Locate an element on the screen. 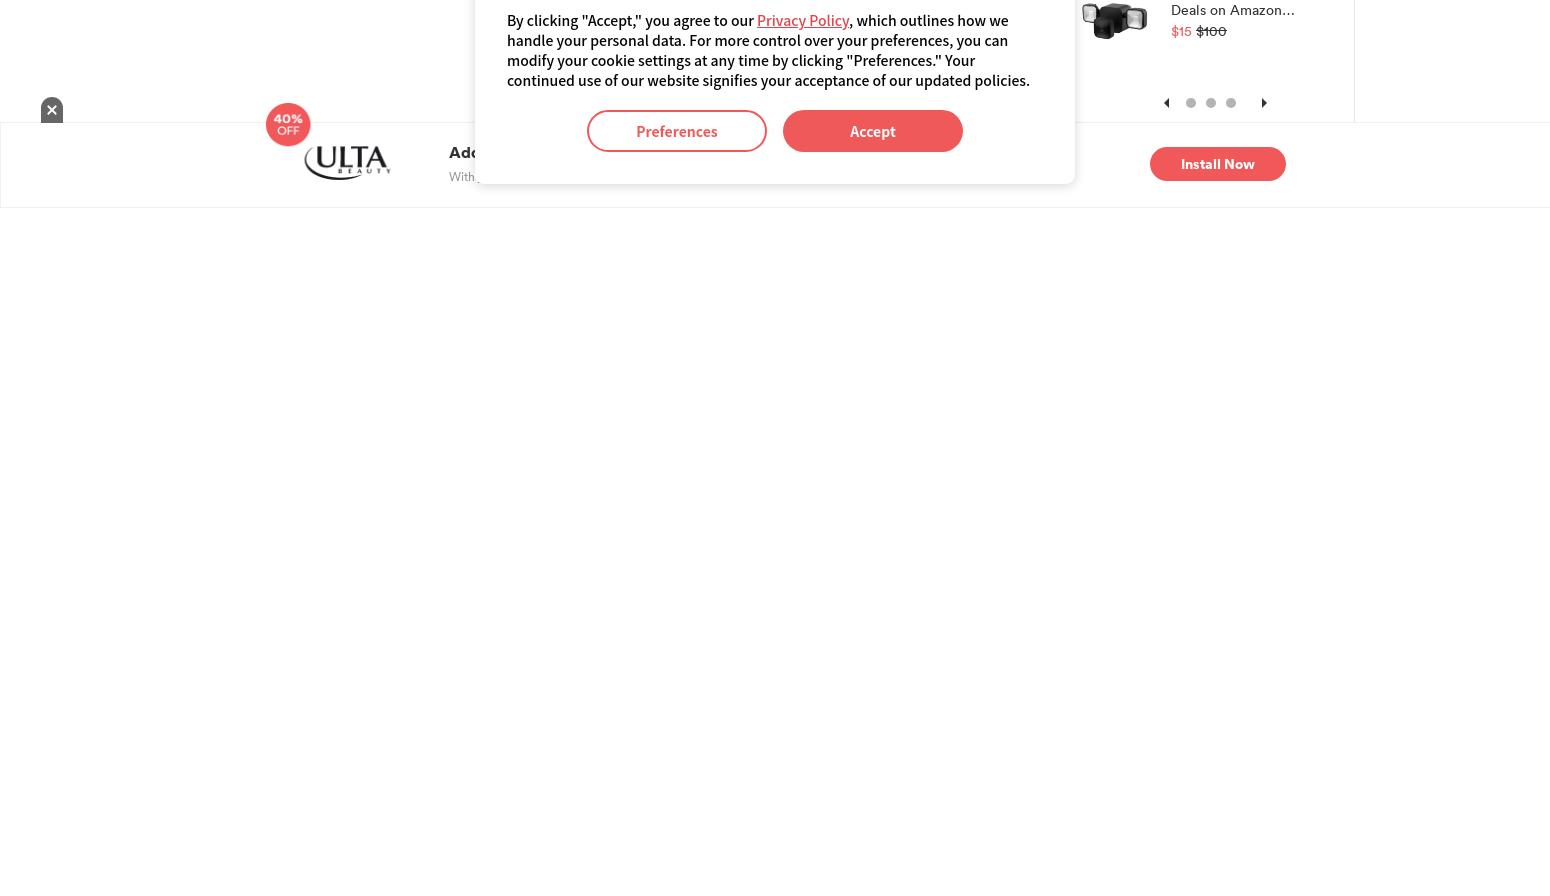 This screenshot has height=896, width=1550. '$431.99' is located at coordinates (645, 485).